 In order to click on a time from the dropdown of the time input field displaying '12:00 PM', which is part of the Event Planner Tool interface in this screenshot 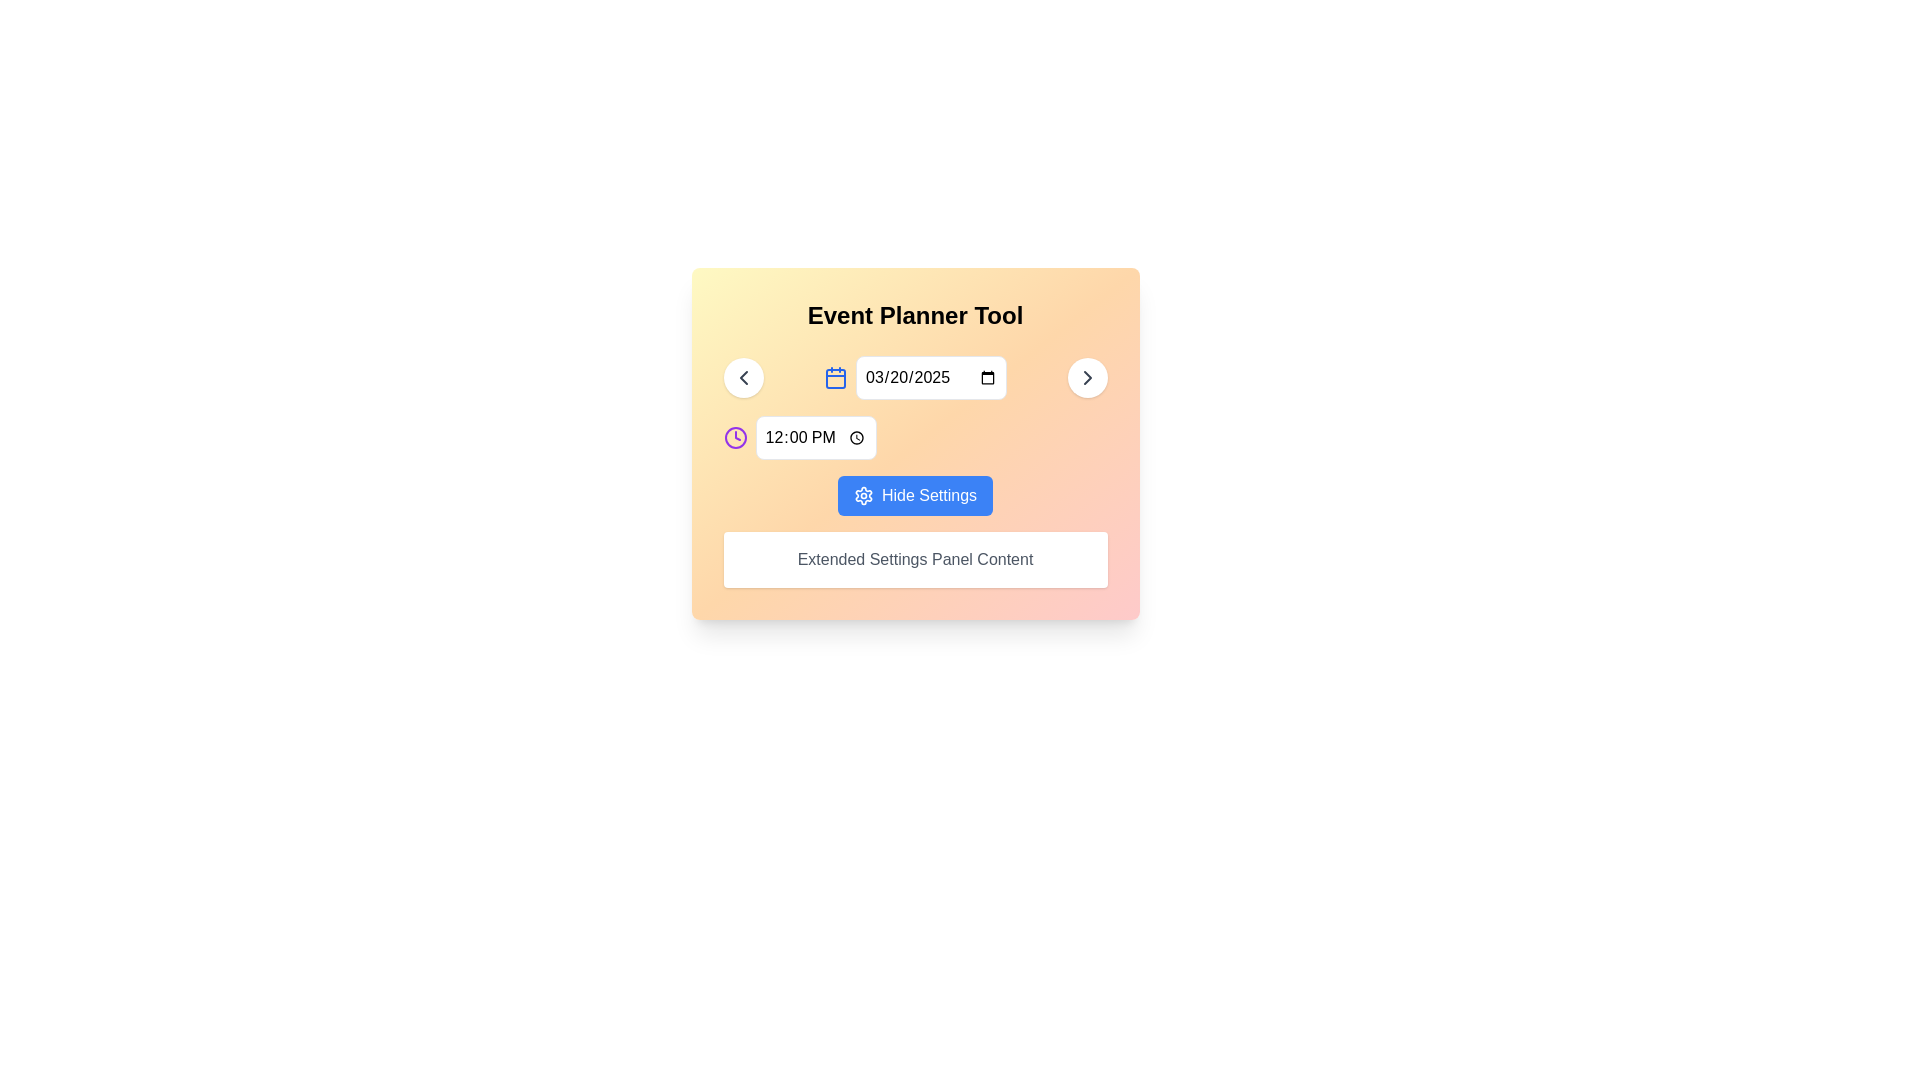, I will do `click(816, 437)`.